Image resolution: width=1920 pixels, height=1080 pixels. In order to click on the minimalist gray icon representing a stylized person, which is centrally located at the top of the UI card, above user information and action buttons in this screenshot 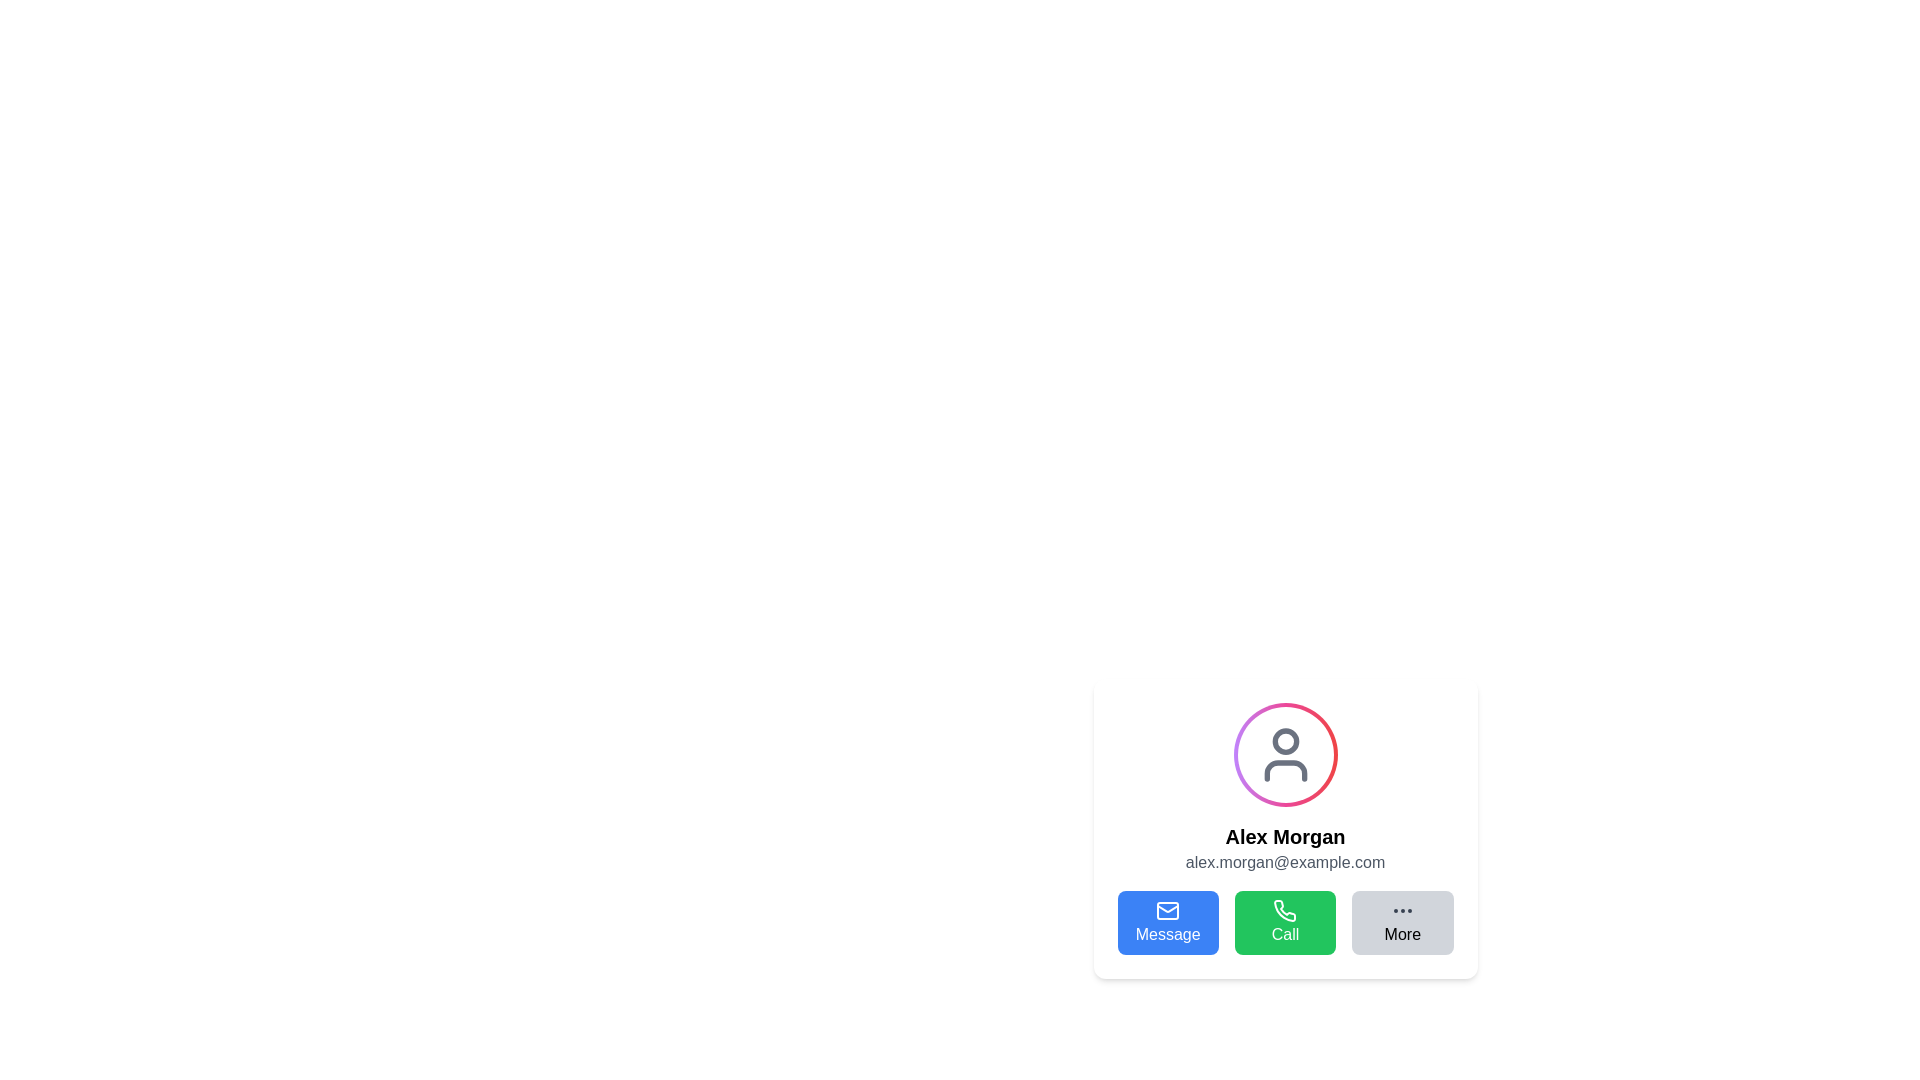, I will do `click(1285, 755)`.